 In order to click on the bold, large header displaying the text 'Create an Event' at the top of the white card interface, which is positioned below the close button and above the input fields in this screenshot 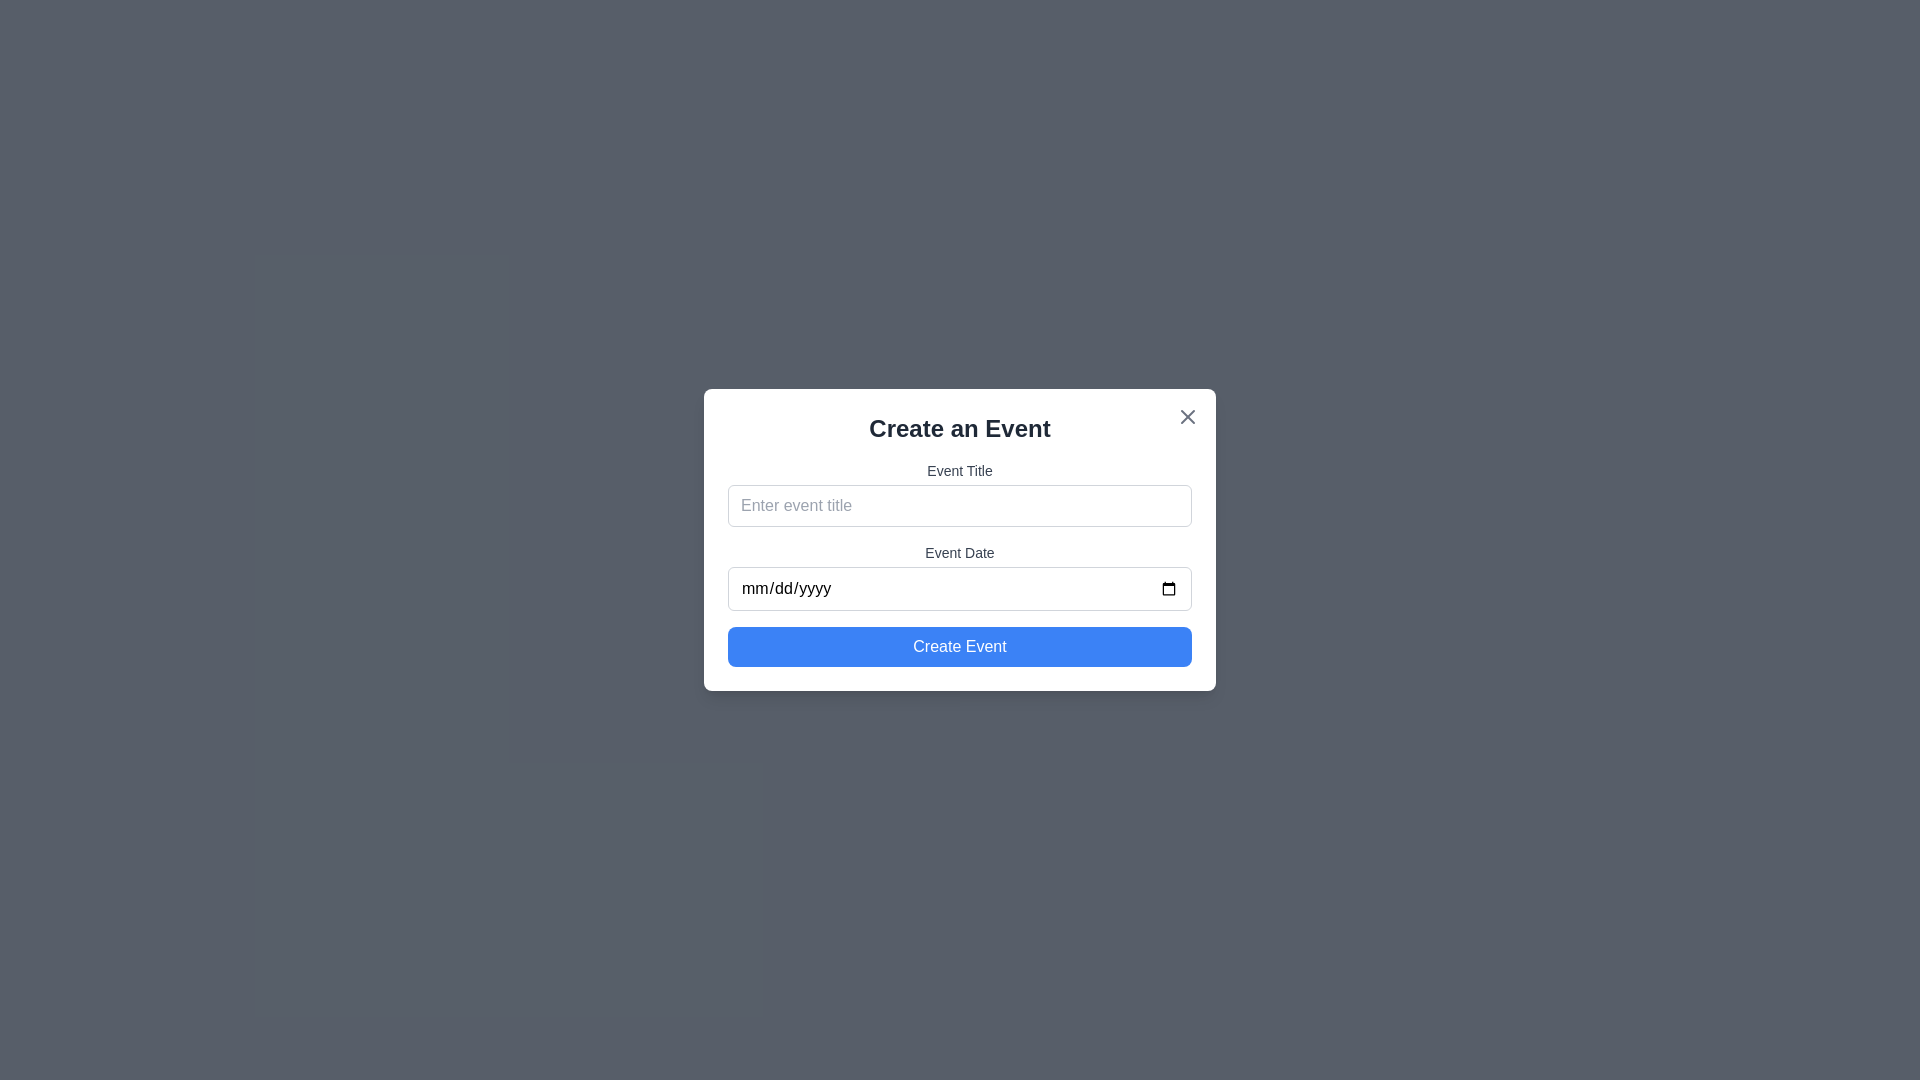, I will do `click(960, 427)`.